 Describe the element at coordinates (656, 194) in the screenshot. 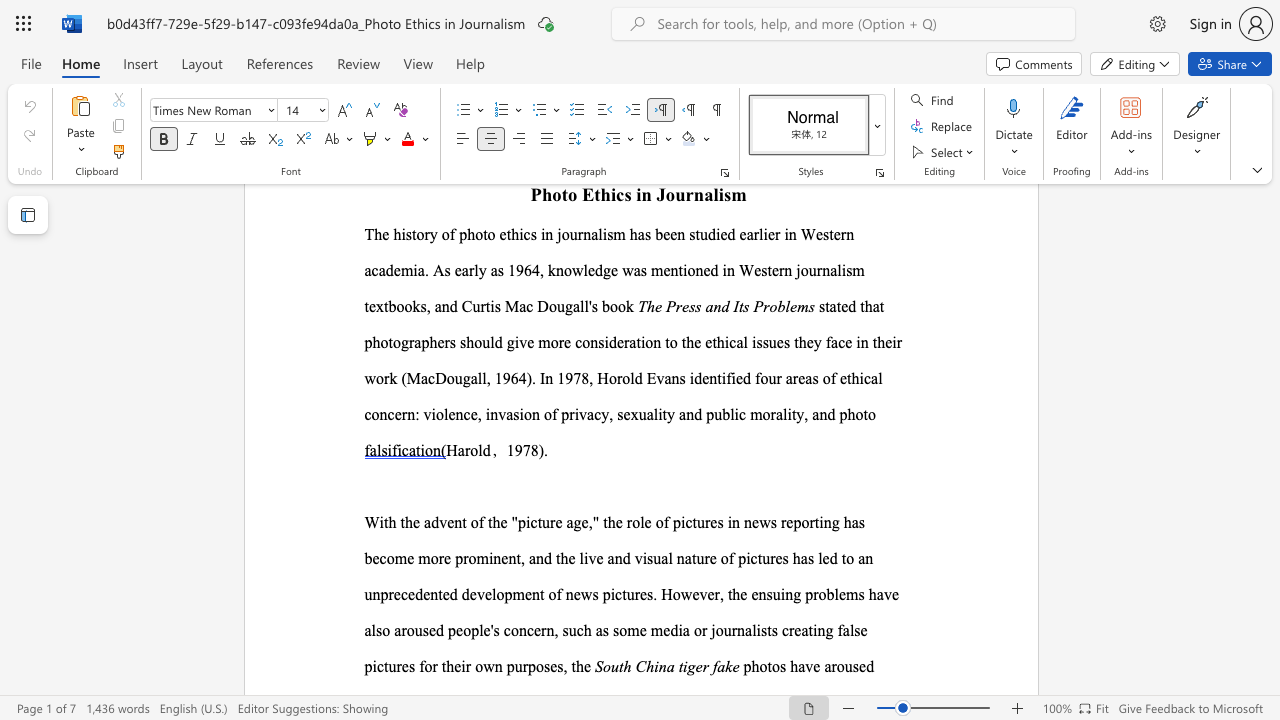

I see `the subset text "Journalis" within the text "Photo Ethics in Journalism"` at that location.